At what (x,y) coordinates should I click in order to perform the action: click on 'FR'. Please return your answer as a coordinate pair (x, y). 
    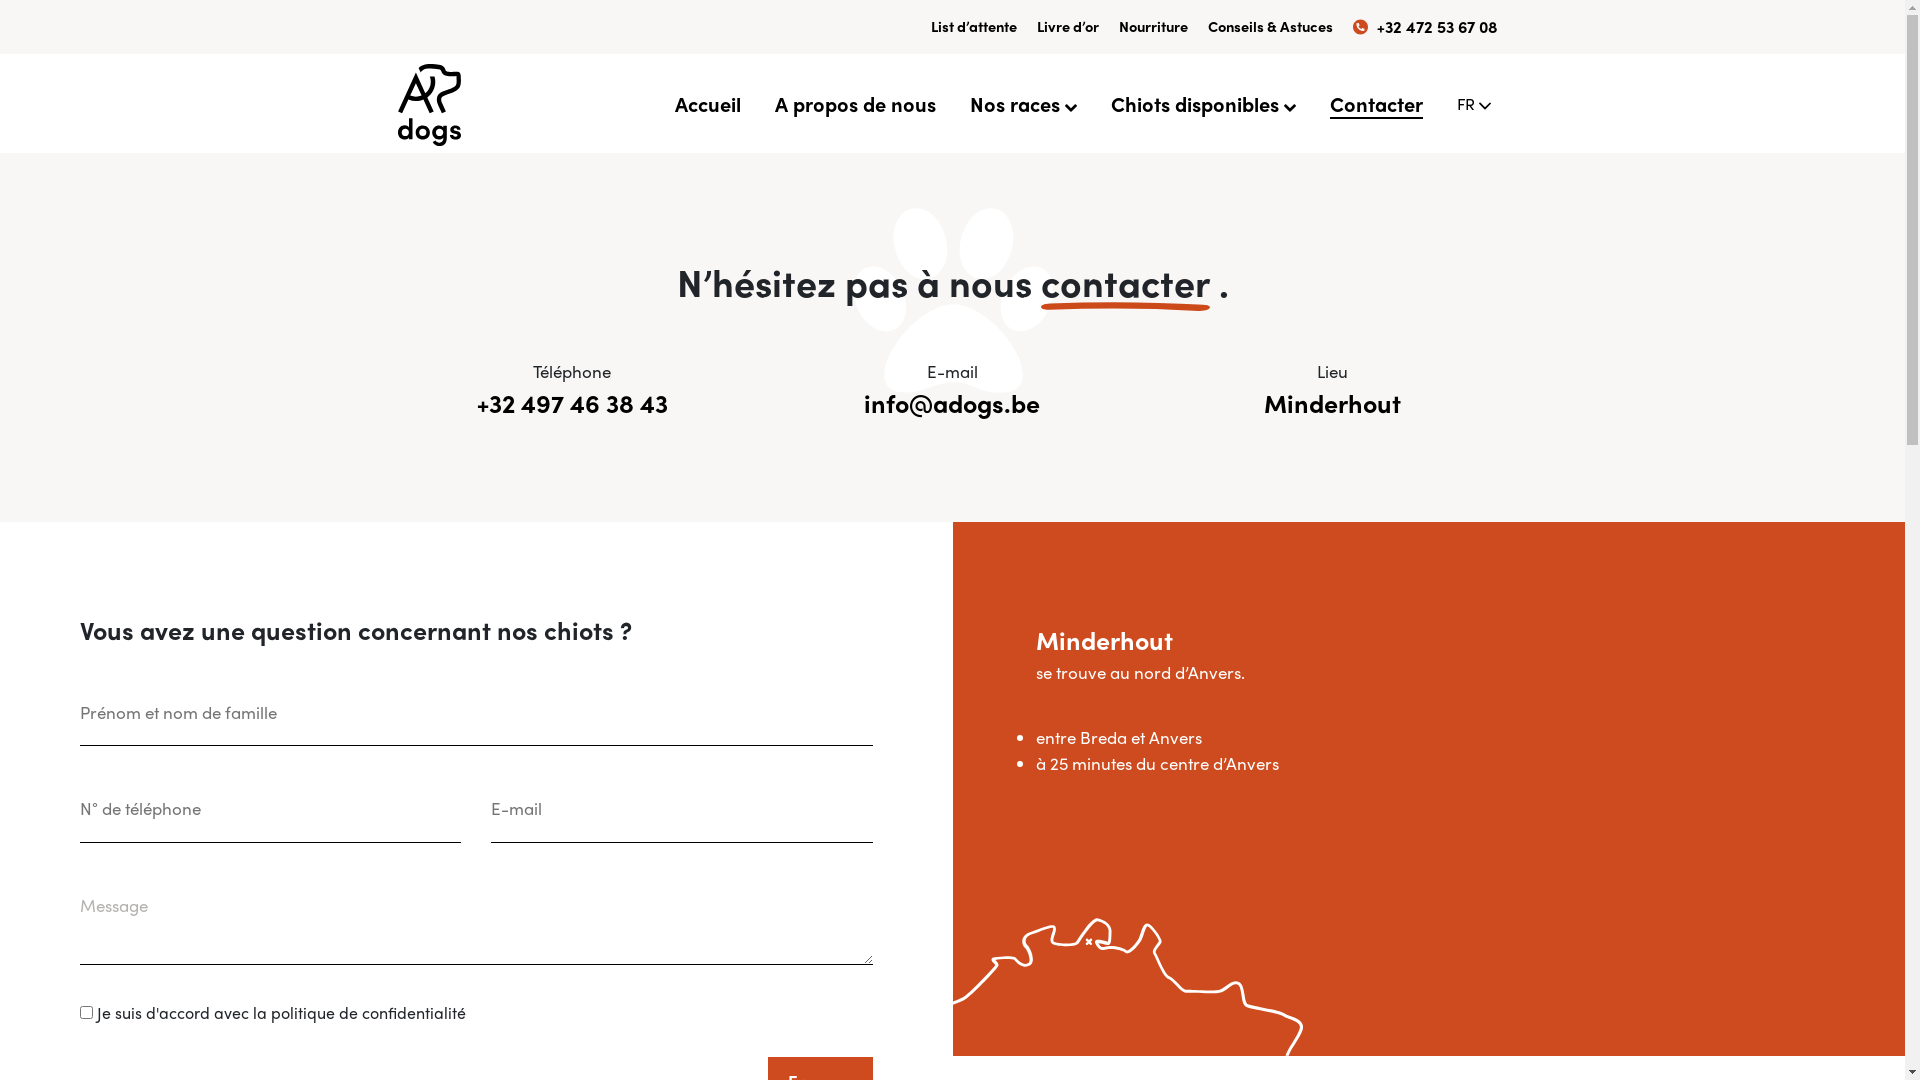
    Looking at the image, I should click on (1455, 103).